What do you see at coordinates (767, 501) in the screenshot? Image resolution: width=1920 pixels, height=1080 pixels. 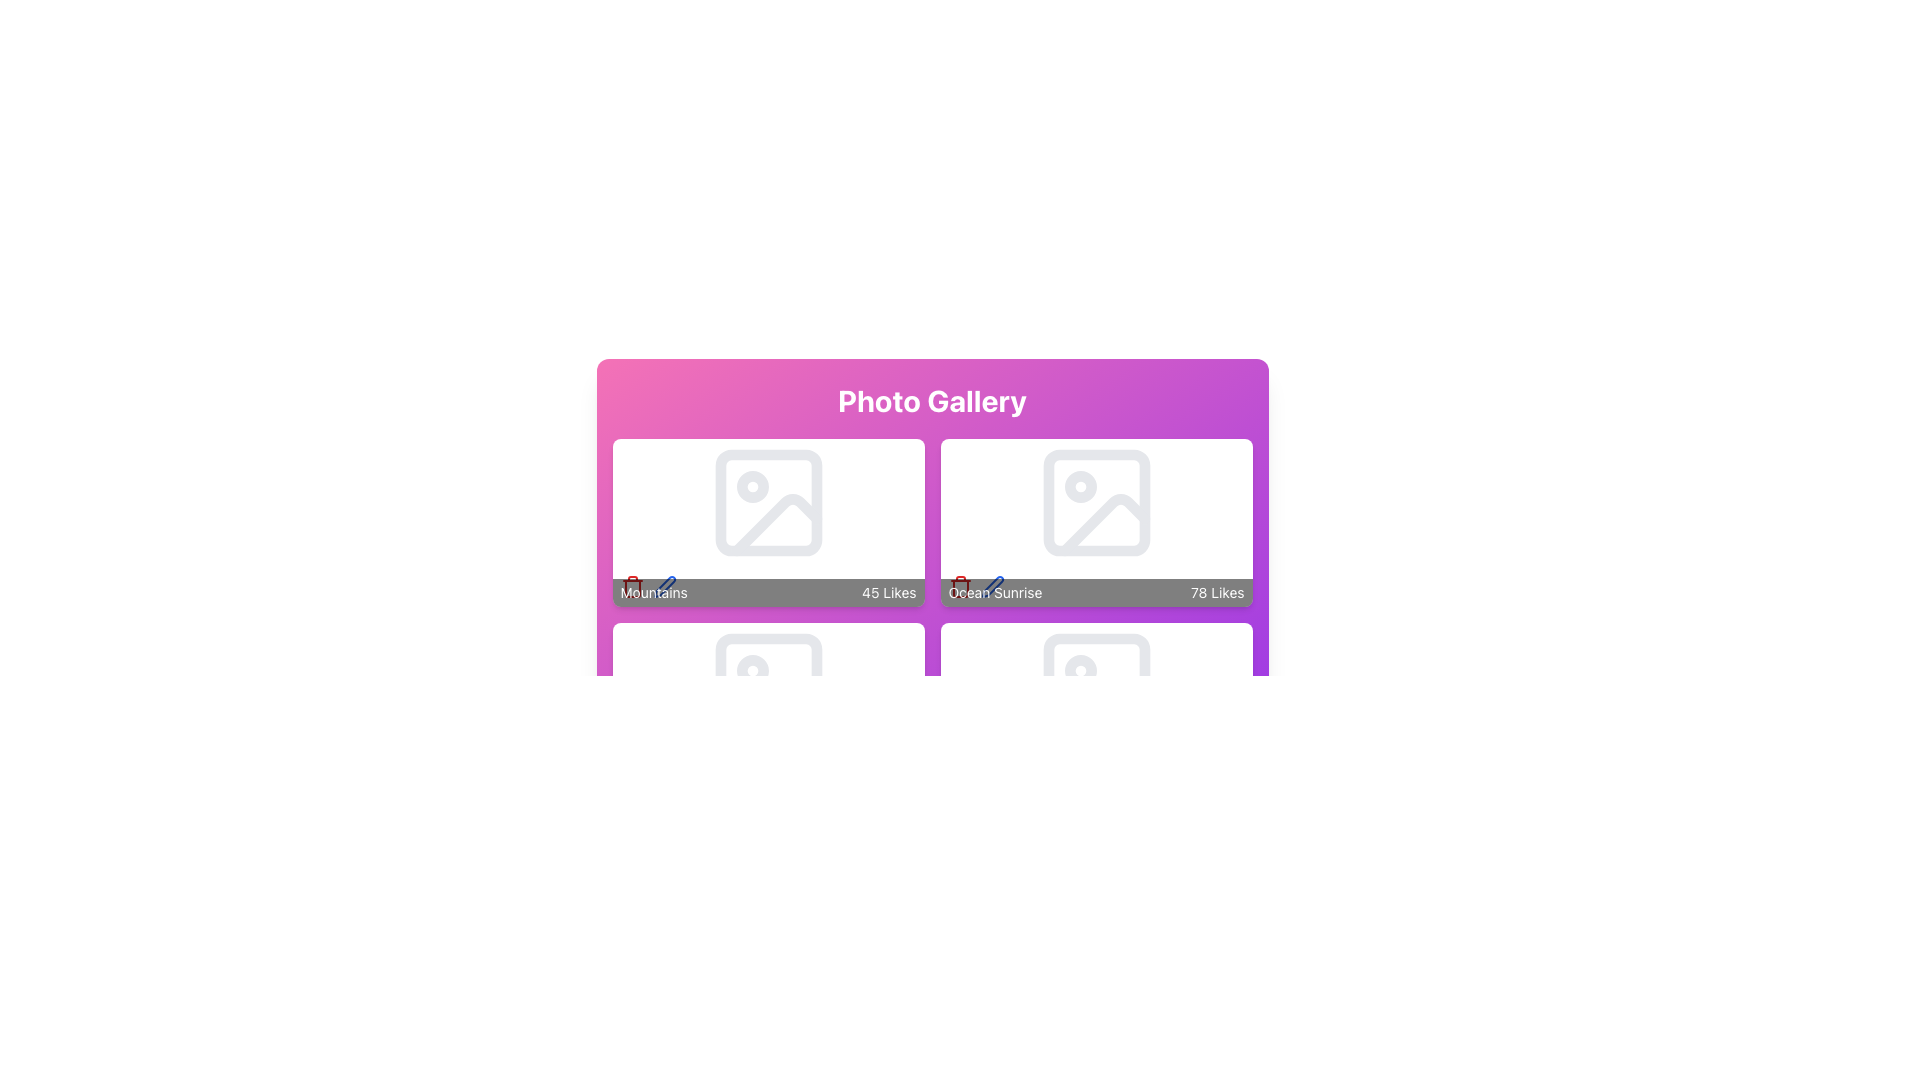 I see `the decorative graphic rectangle element located in the upper left grid cell of the photo gallery layout, which serves as part of the image placeholder` at bounding box center [767, 501].